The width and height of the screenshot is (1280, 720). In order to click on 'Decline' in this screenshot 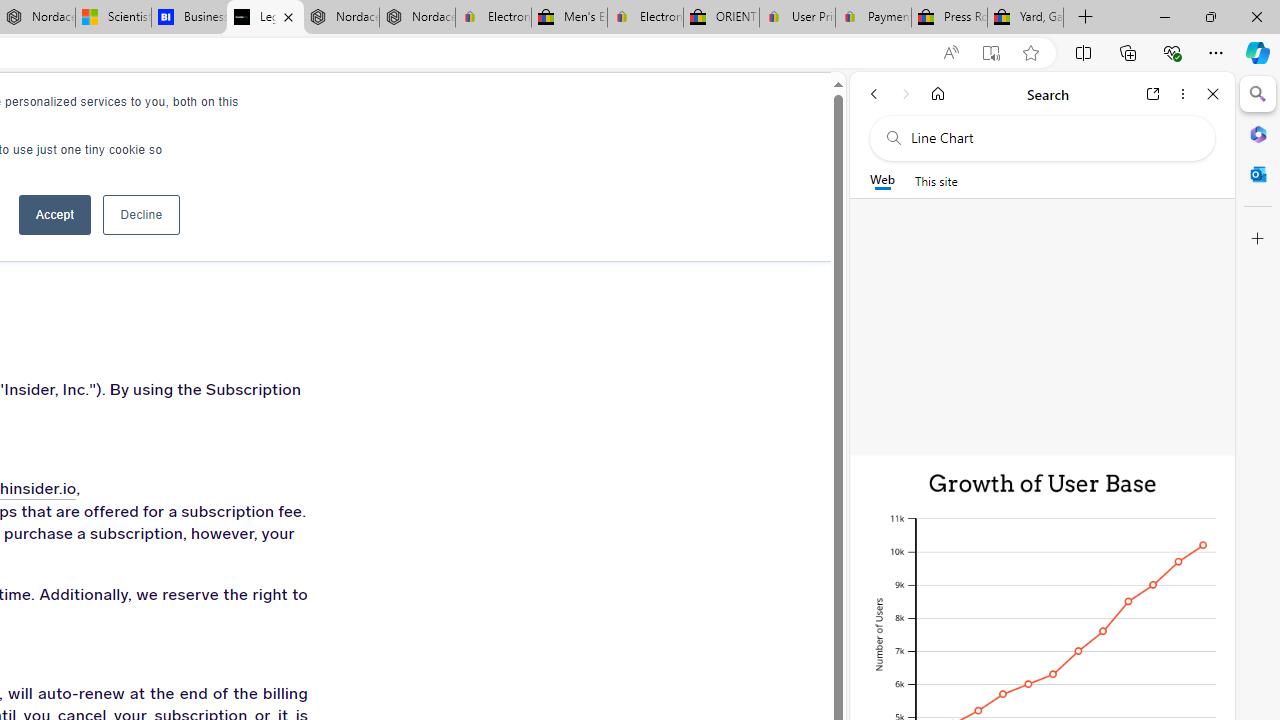, I will do `click(140, 214)`.